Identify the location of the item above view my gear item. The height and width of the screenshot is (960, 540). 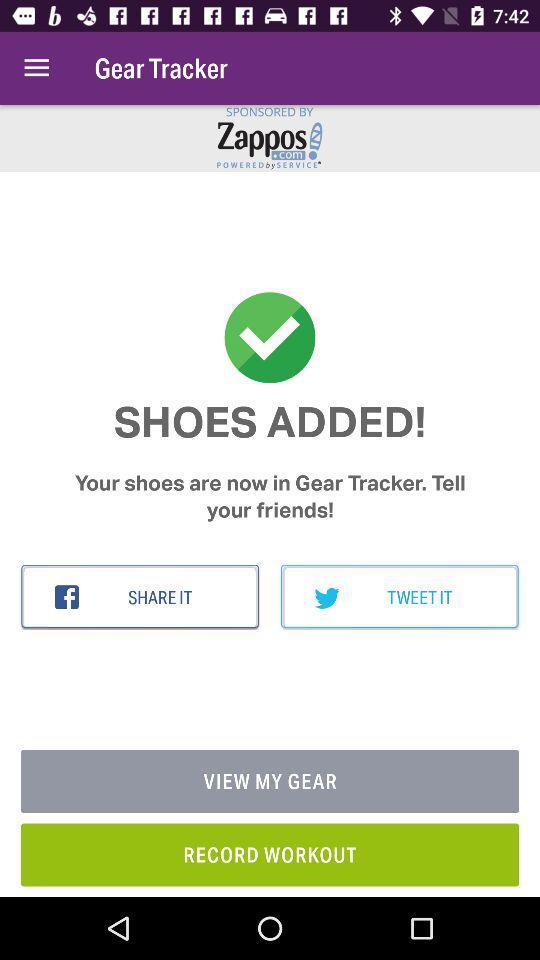
(399, 597).